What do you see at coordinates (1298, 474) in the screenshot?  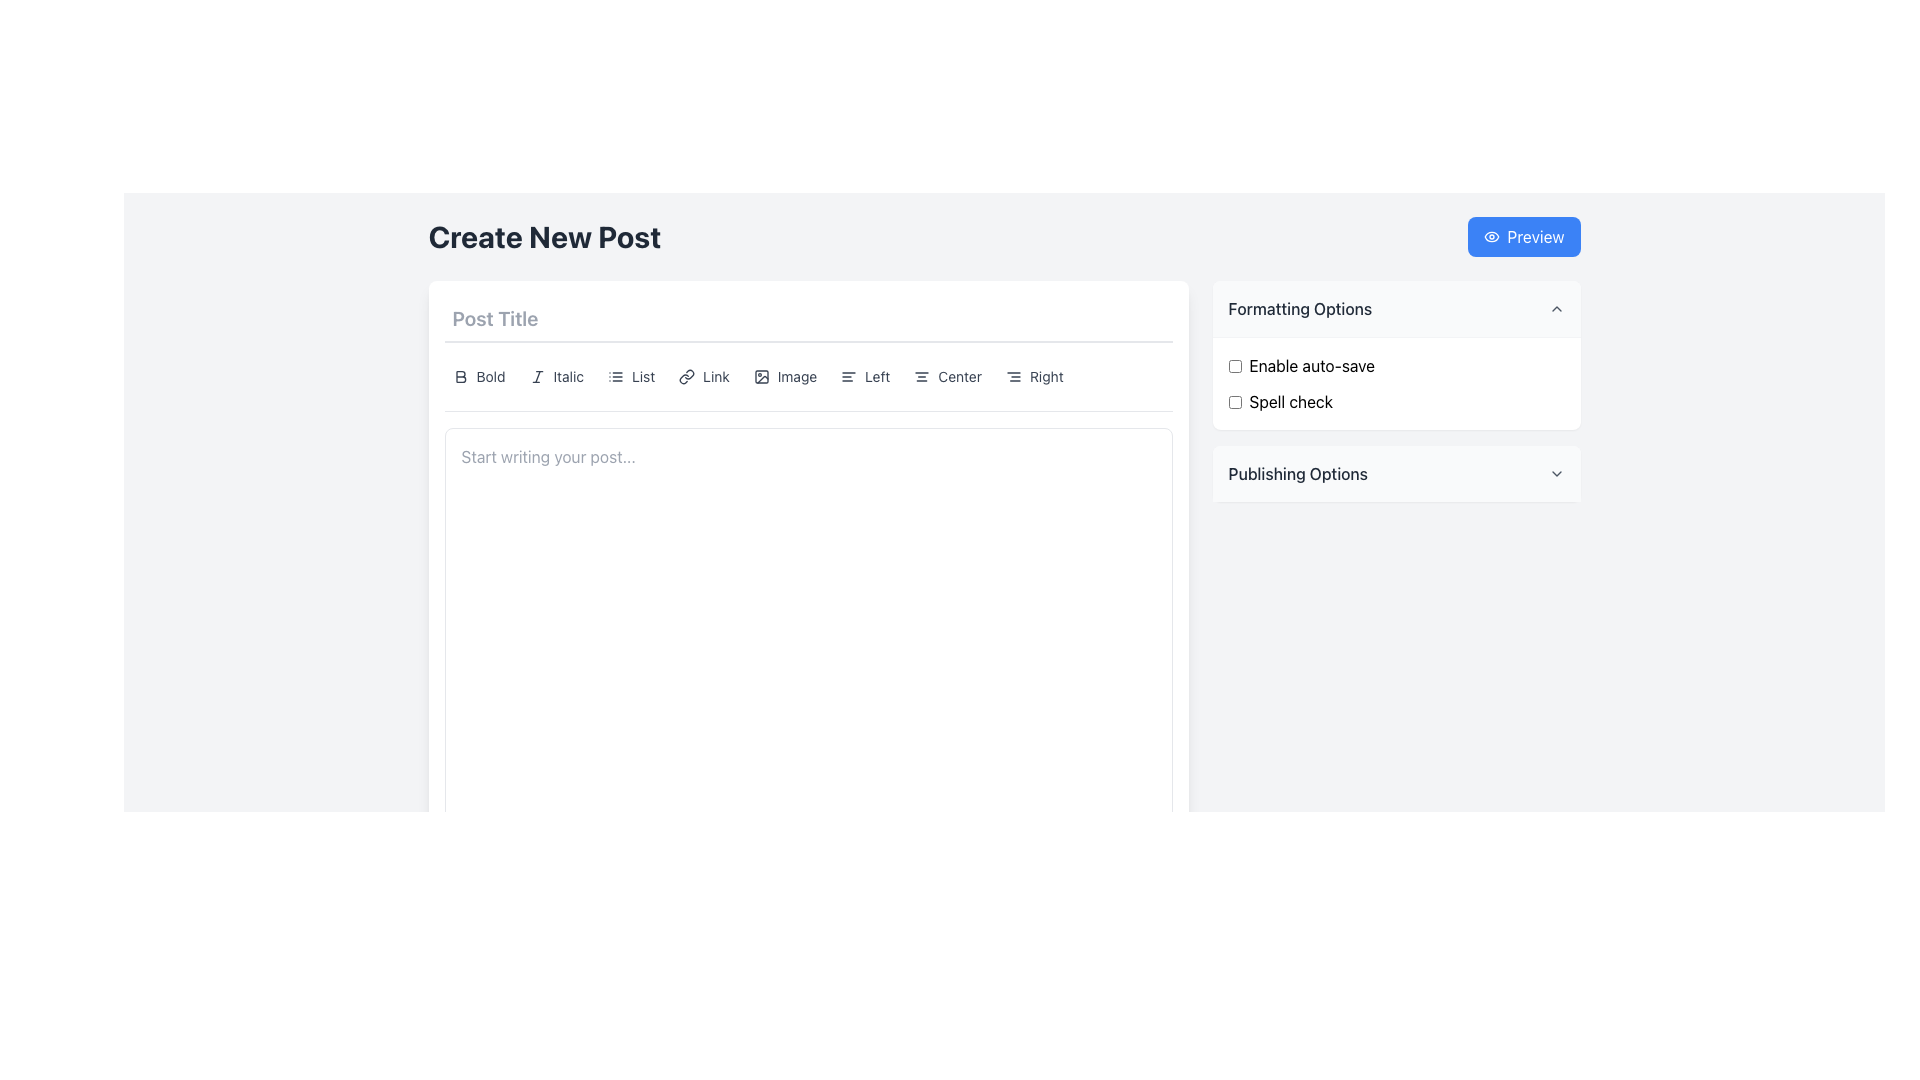 I see `the Text label that serves as a title for the publishing options section, located on the right sidebar of the interface` at bounding box center [1298, 474].